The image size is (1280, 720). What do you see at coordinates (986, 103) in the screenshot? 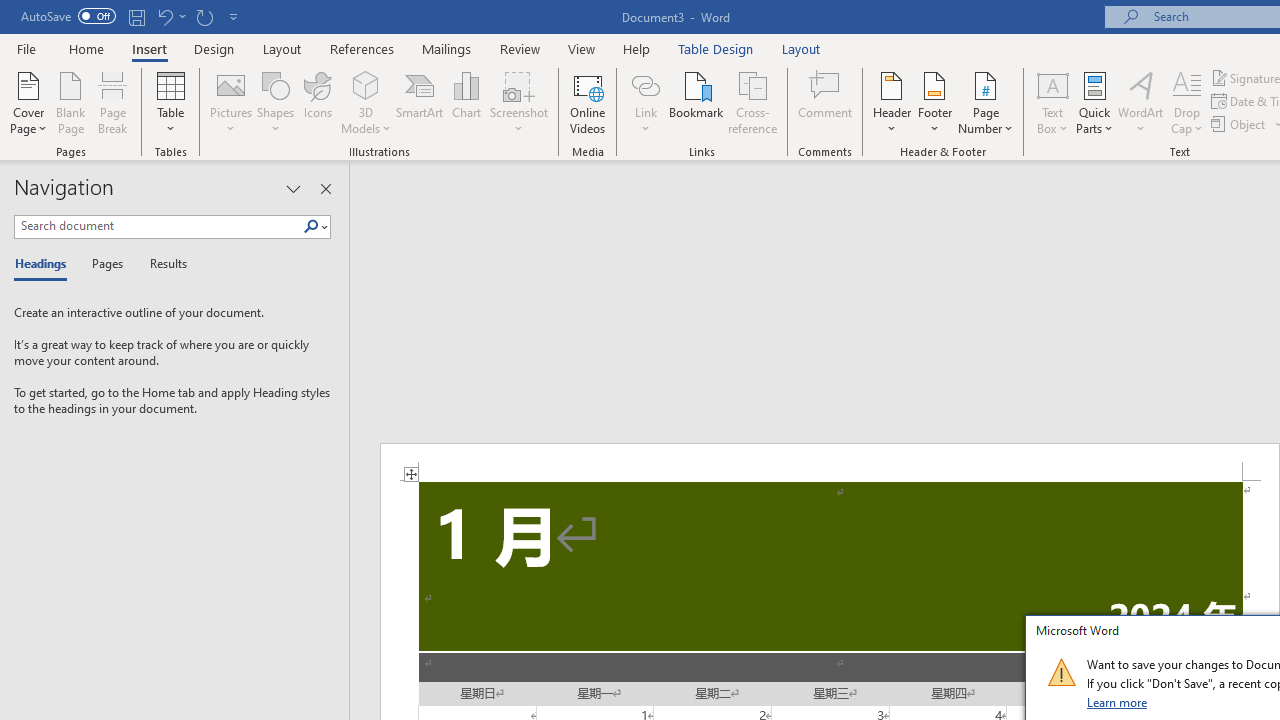
I see `'Page Number'` at bounding box center [986, 103].